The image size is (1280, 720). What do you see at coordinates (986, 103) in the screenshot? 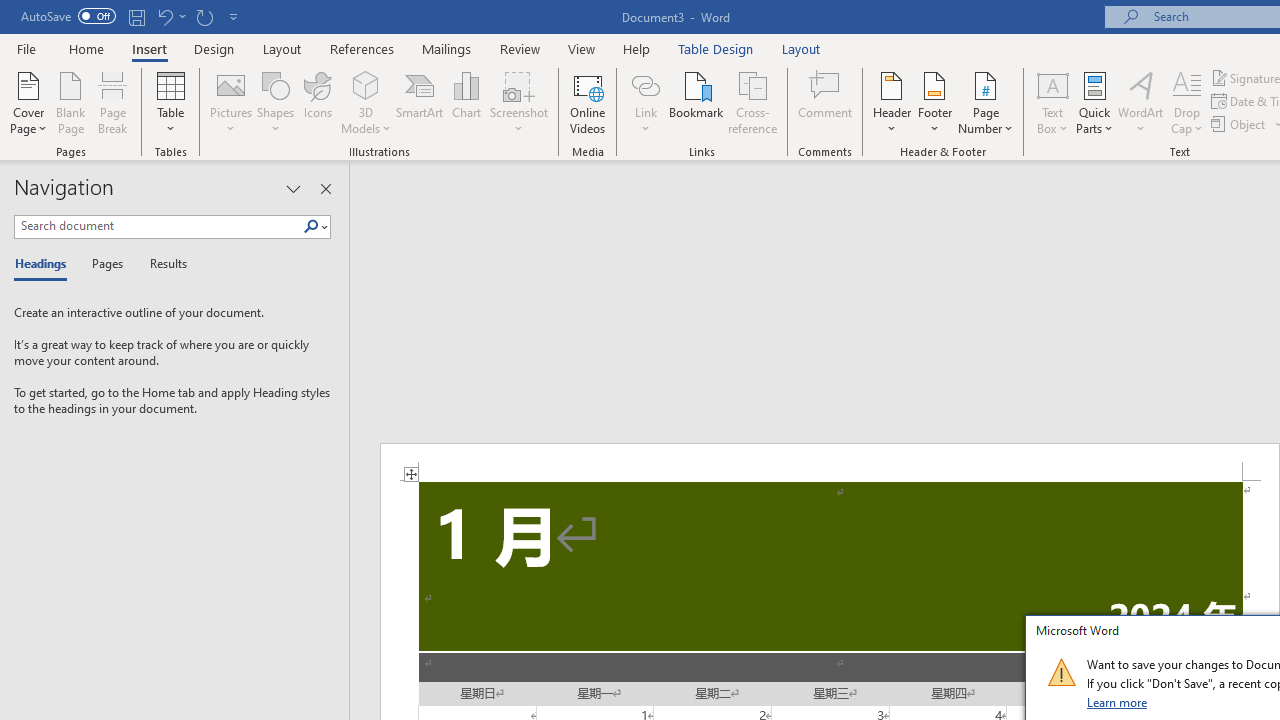
I see `'Page Number'` at bounding box center [986, 103].